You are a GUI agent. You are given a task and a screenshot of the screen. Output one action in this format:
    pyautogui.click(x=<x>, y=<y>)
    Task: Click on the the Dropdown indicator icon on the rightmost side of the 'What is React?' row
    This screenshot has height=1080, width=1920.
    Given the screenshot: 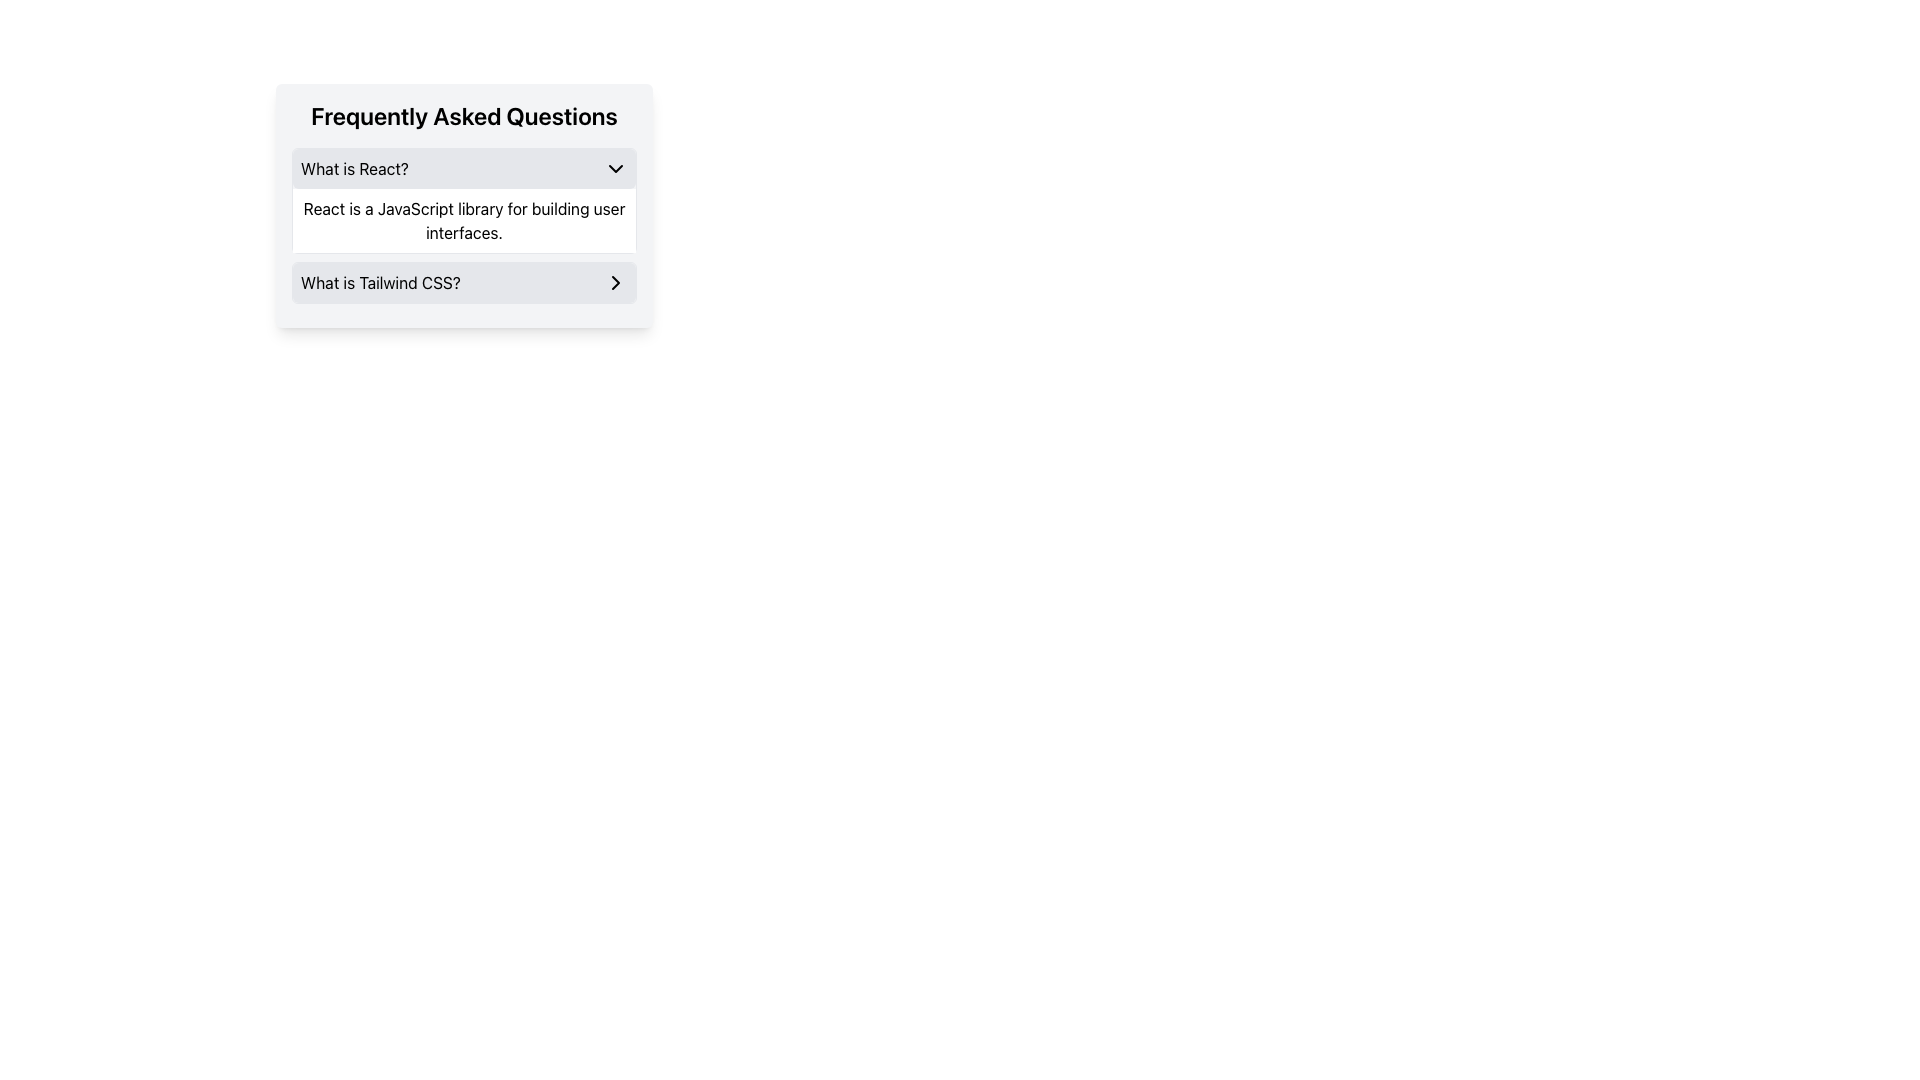 What is the action you would take?
    pyautogui.click(x=614, y=168)
    